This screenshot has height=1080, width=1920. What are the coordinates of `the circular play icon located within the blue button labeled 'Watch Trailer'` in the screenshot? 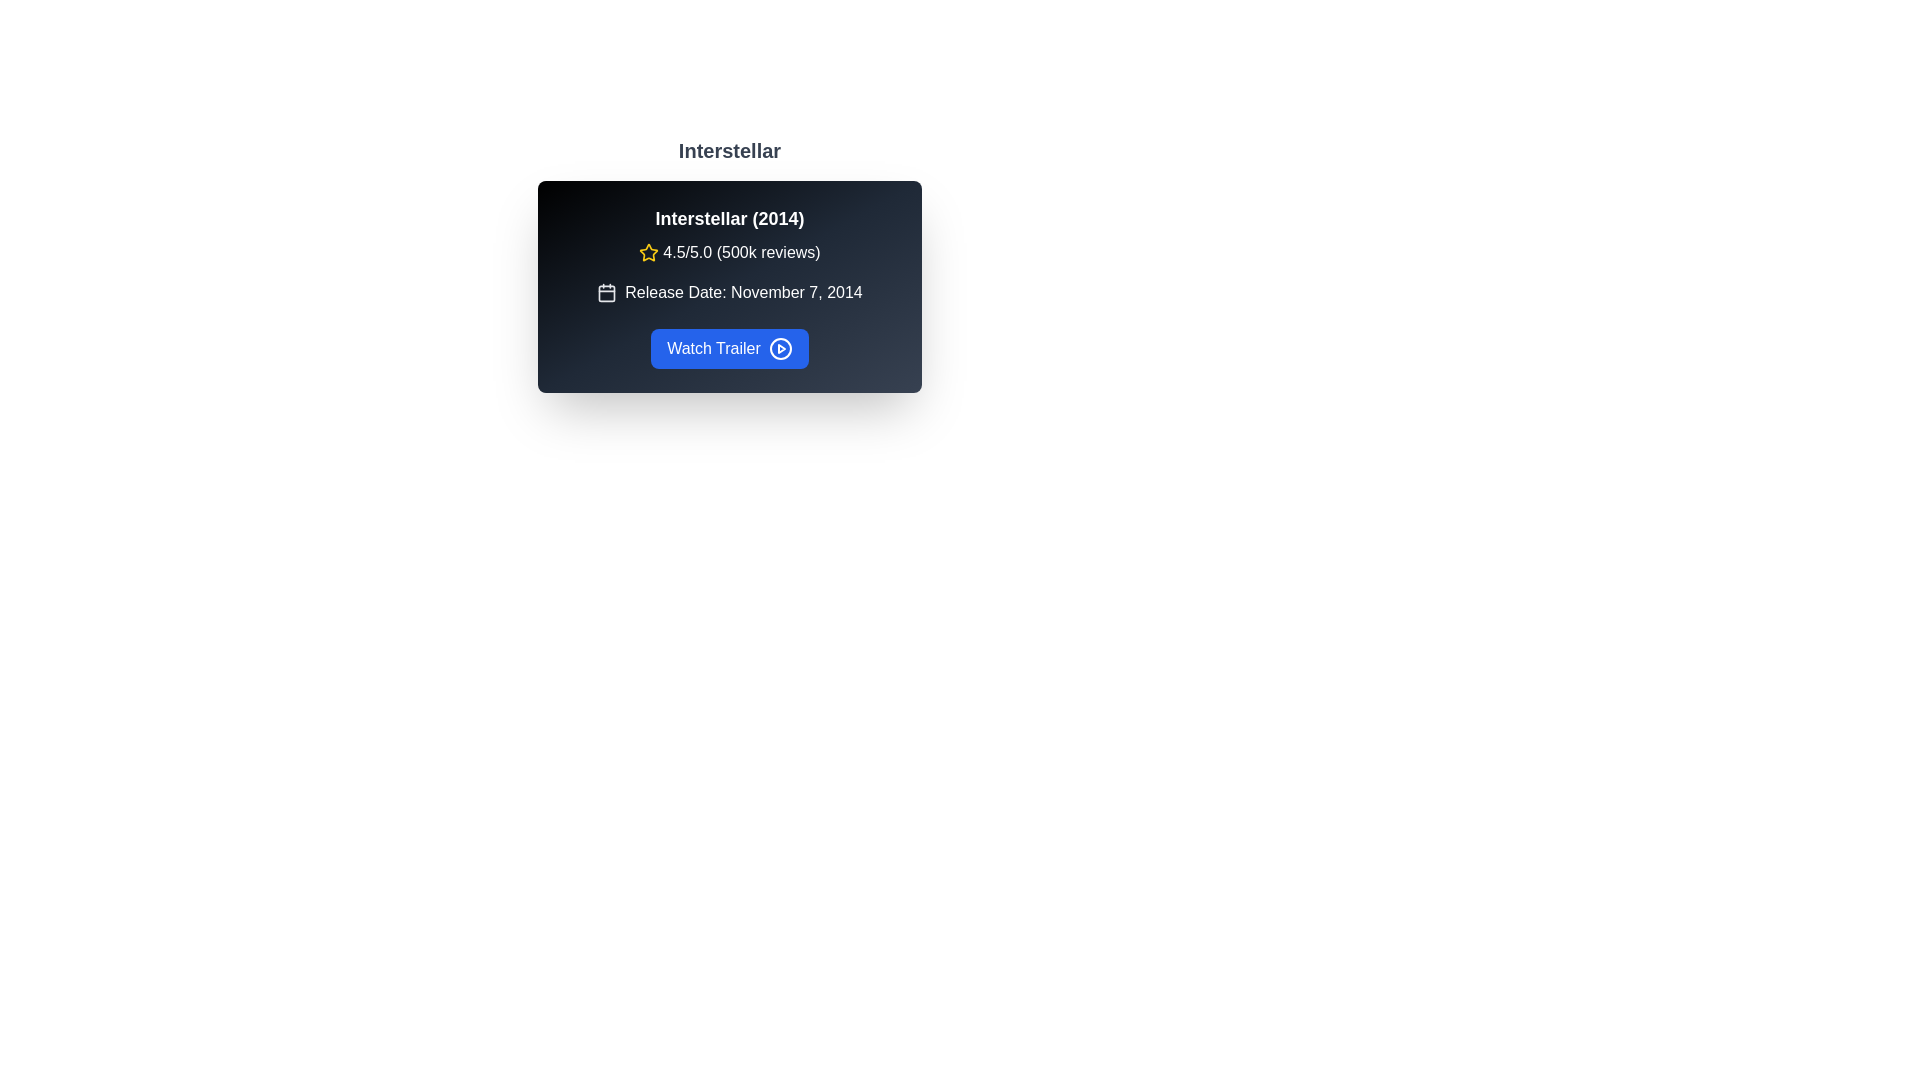 It's located at (779, 347).